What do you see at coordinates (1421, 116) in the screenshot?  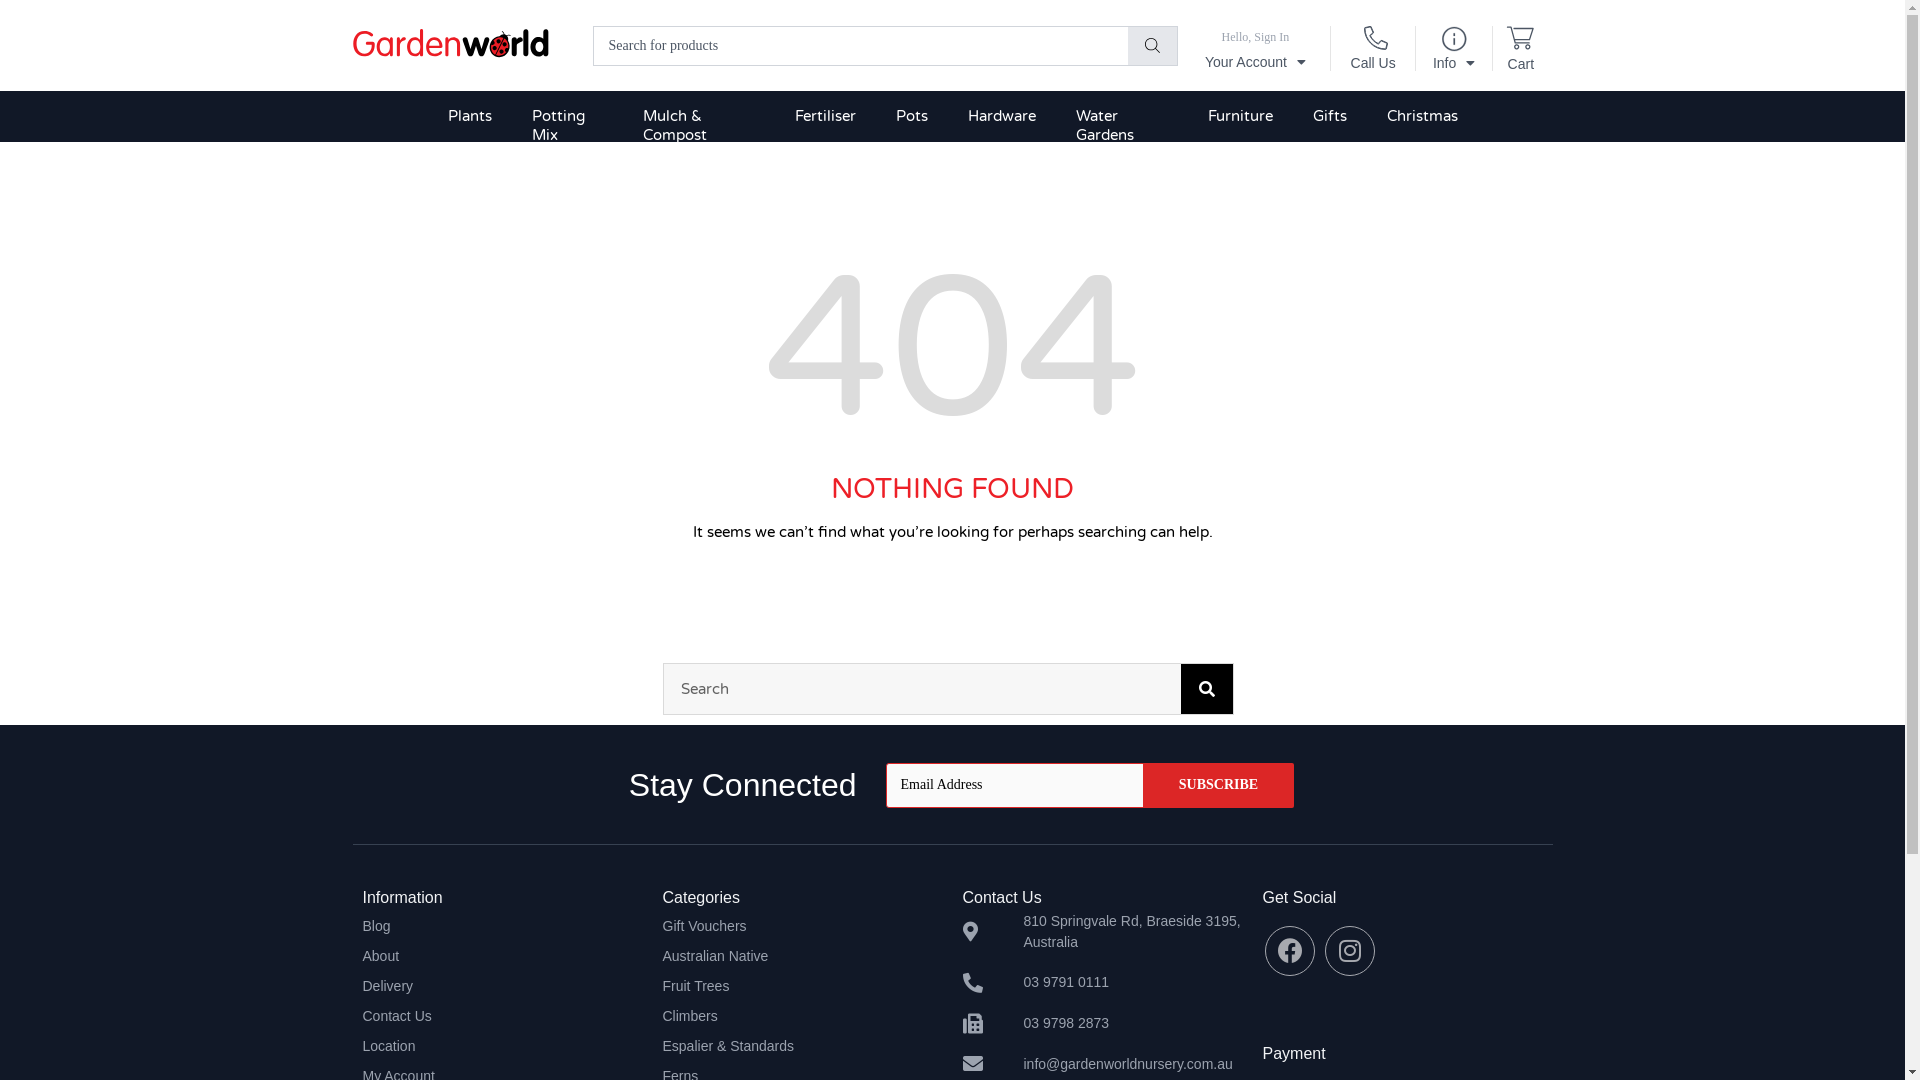 I see `'Christmas'` at bounding box center [1421, 116].